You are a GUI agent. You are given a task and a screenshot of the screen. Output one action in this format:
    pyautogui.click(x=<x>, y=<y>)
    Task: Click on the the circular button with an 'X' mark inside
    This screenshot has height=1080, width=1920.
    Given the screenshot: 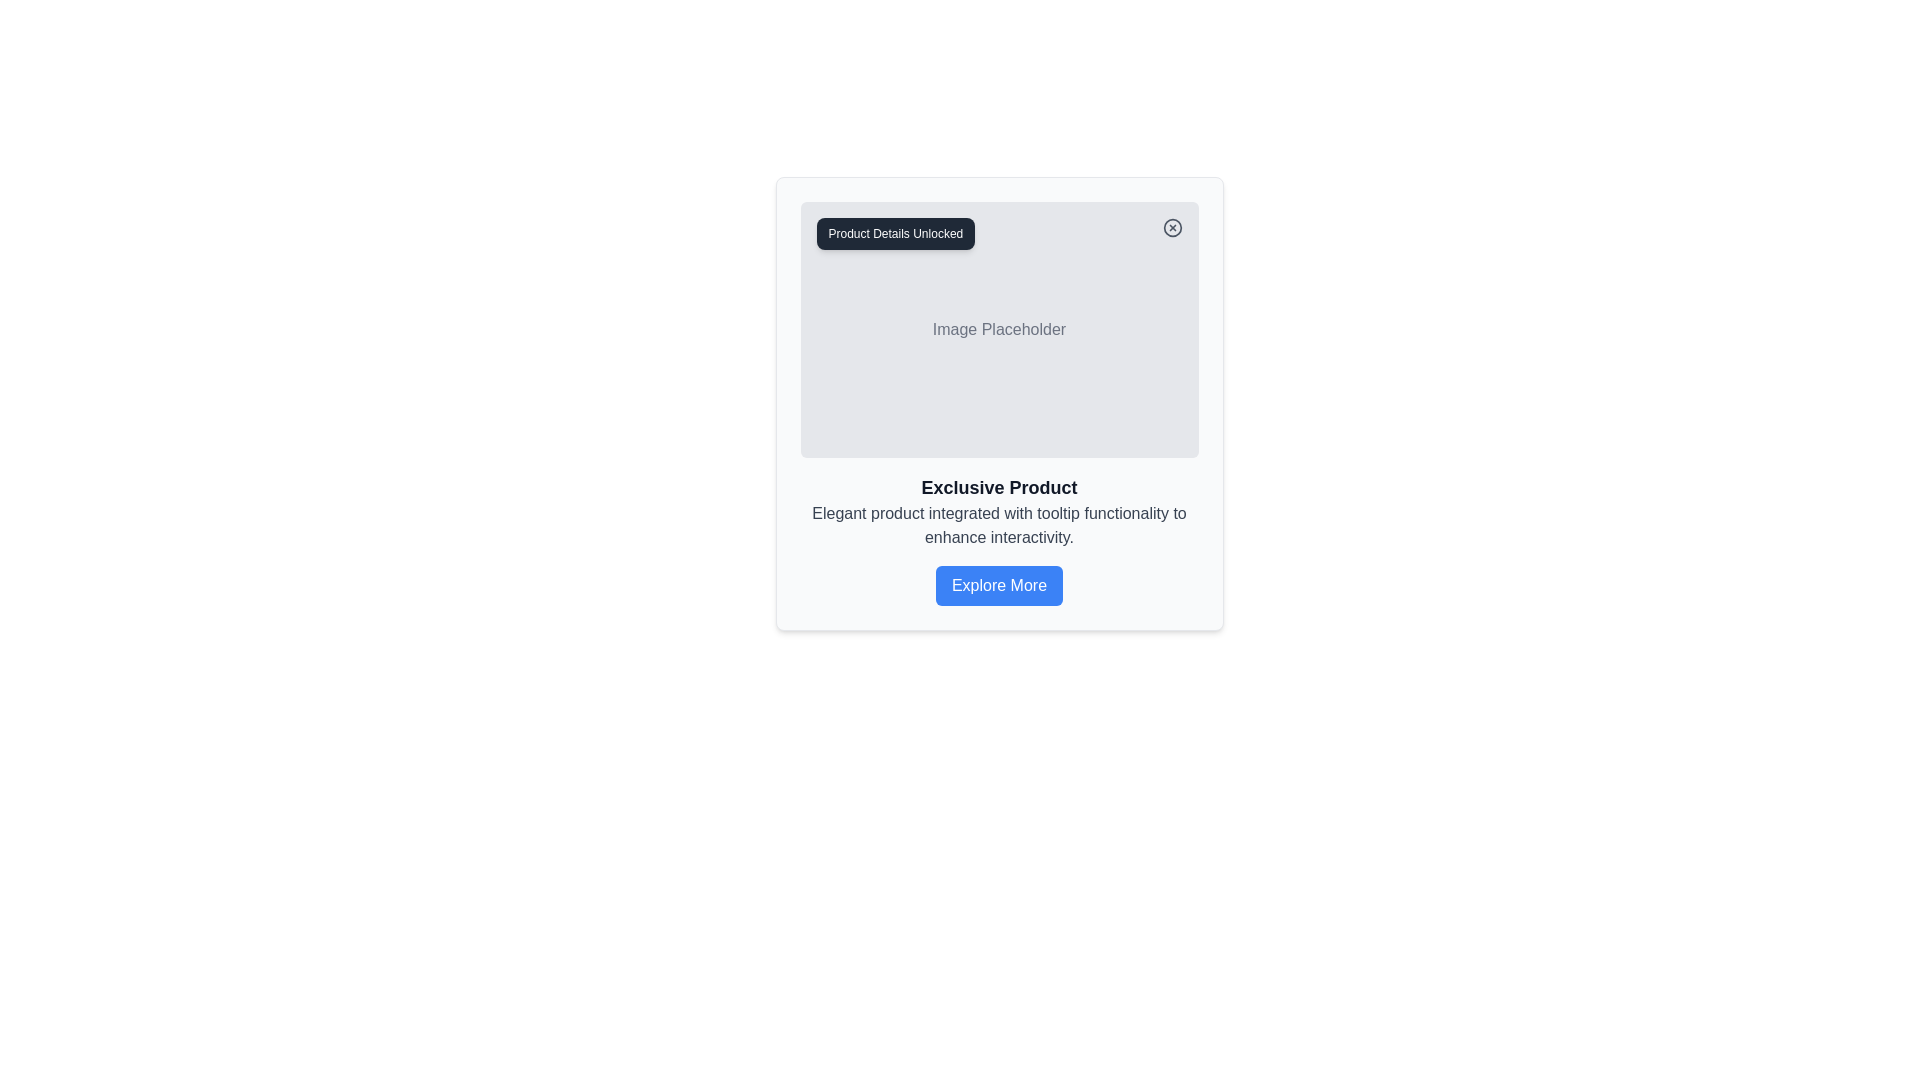 What is the action you would take?
    pyautogui.click(x=1172, y=226)
    